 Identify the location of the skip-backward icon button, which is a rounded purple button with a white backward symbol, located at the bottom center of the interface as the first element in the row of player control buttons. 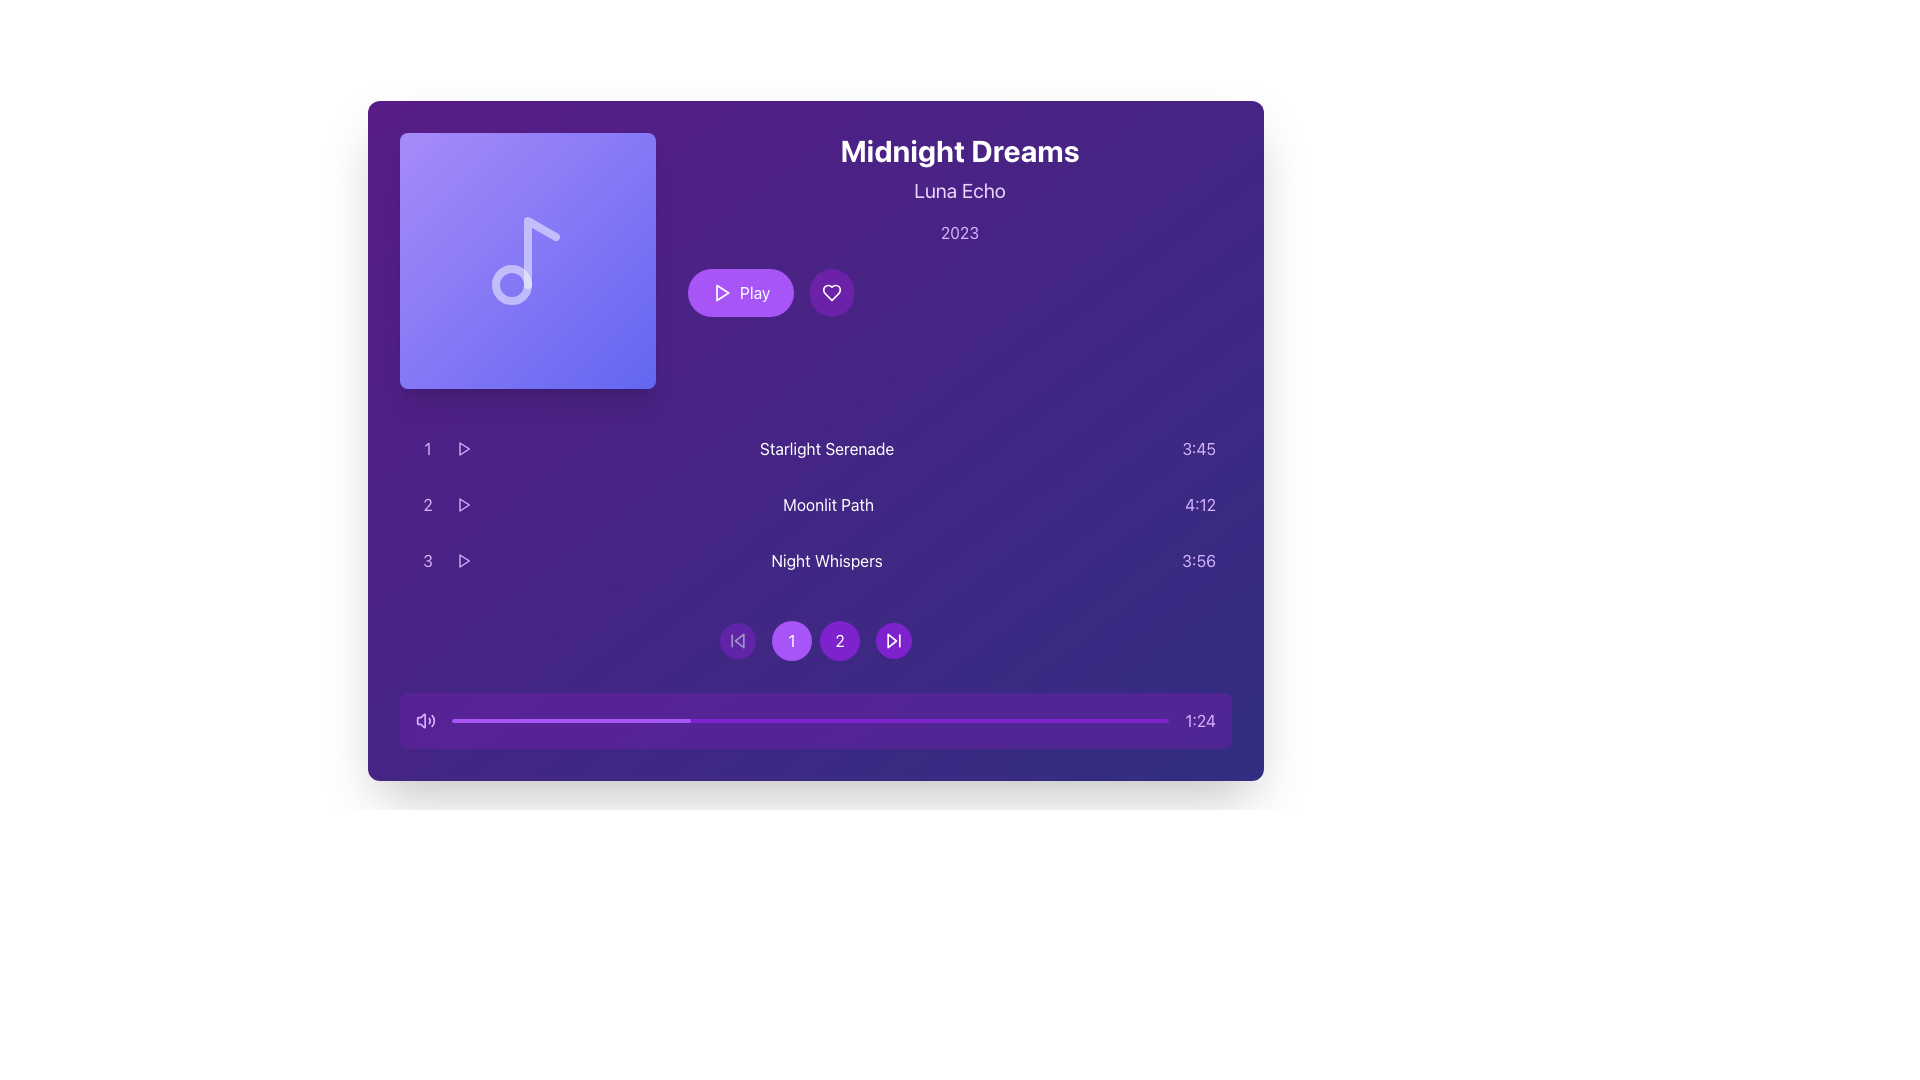
(737, 640).